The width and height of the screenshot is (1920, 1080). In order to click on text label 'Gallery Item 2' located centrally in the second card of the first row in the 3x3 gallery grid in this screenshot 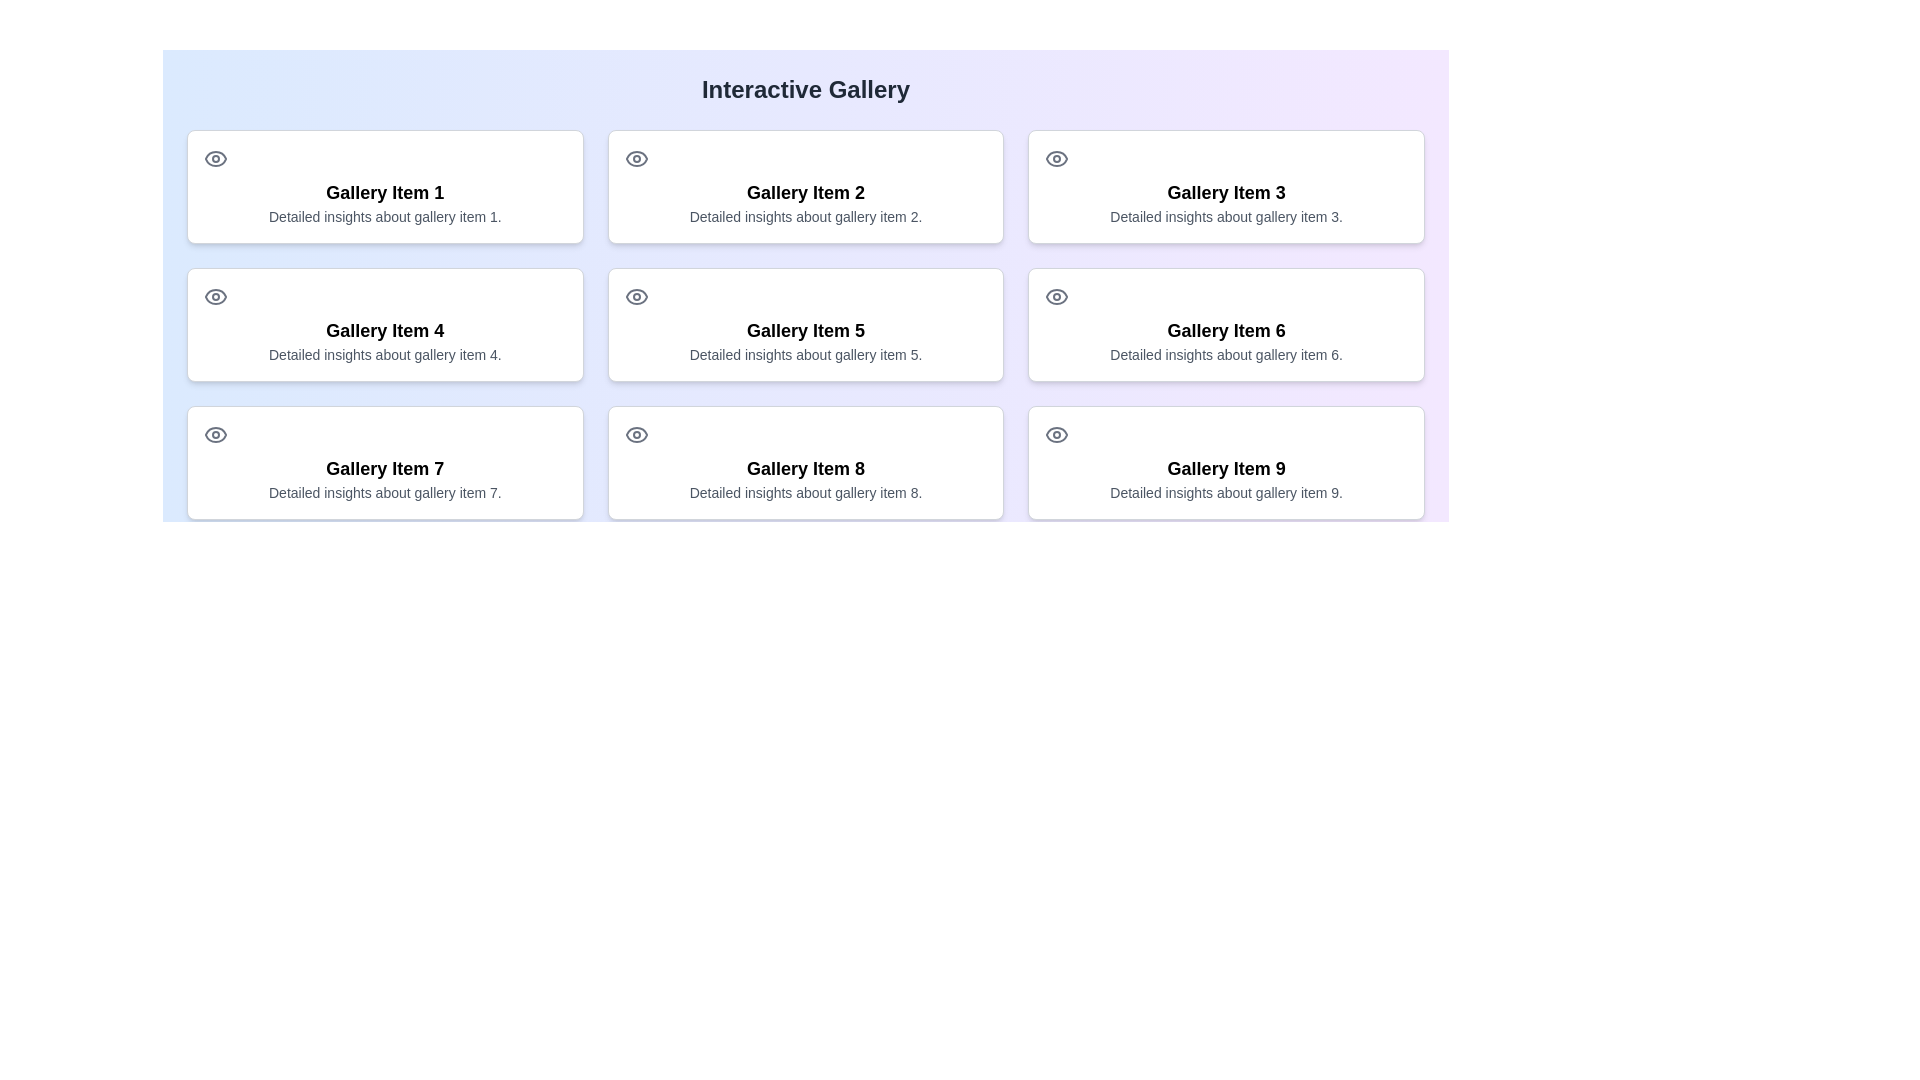, I will do `click(806, 192)`.